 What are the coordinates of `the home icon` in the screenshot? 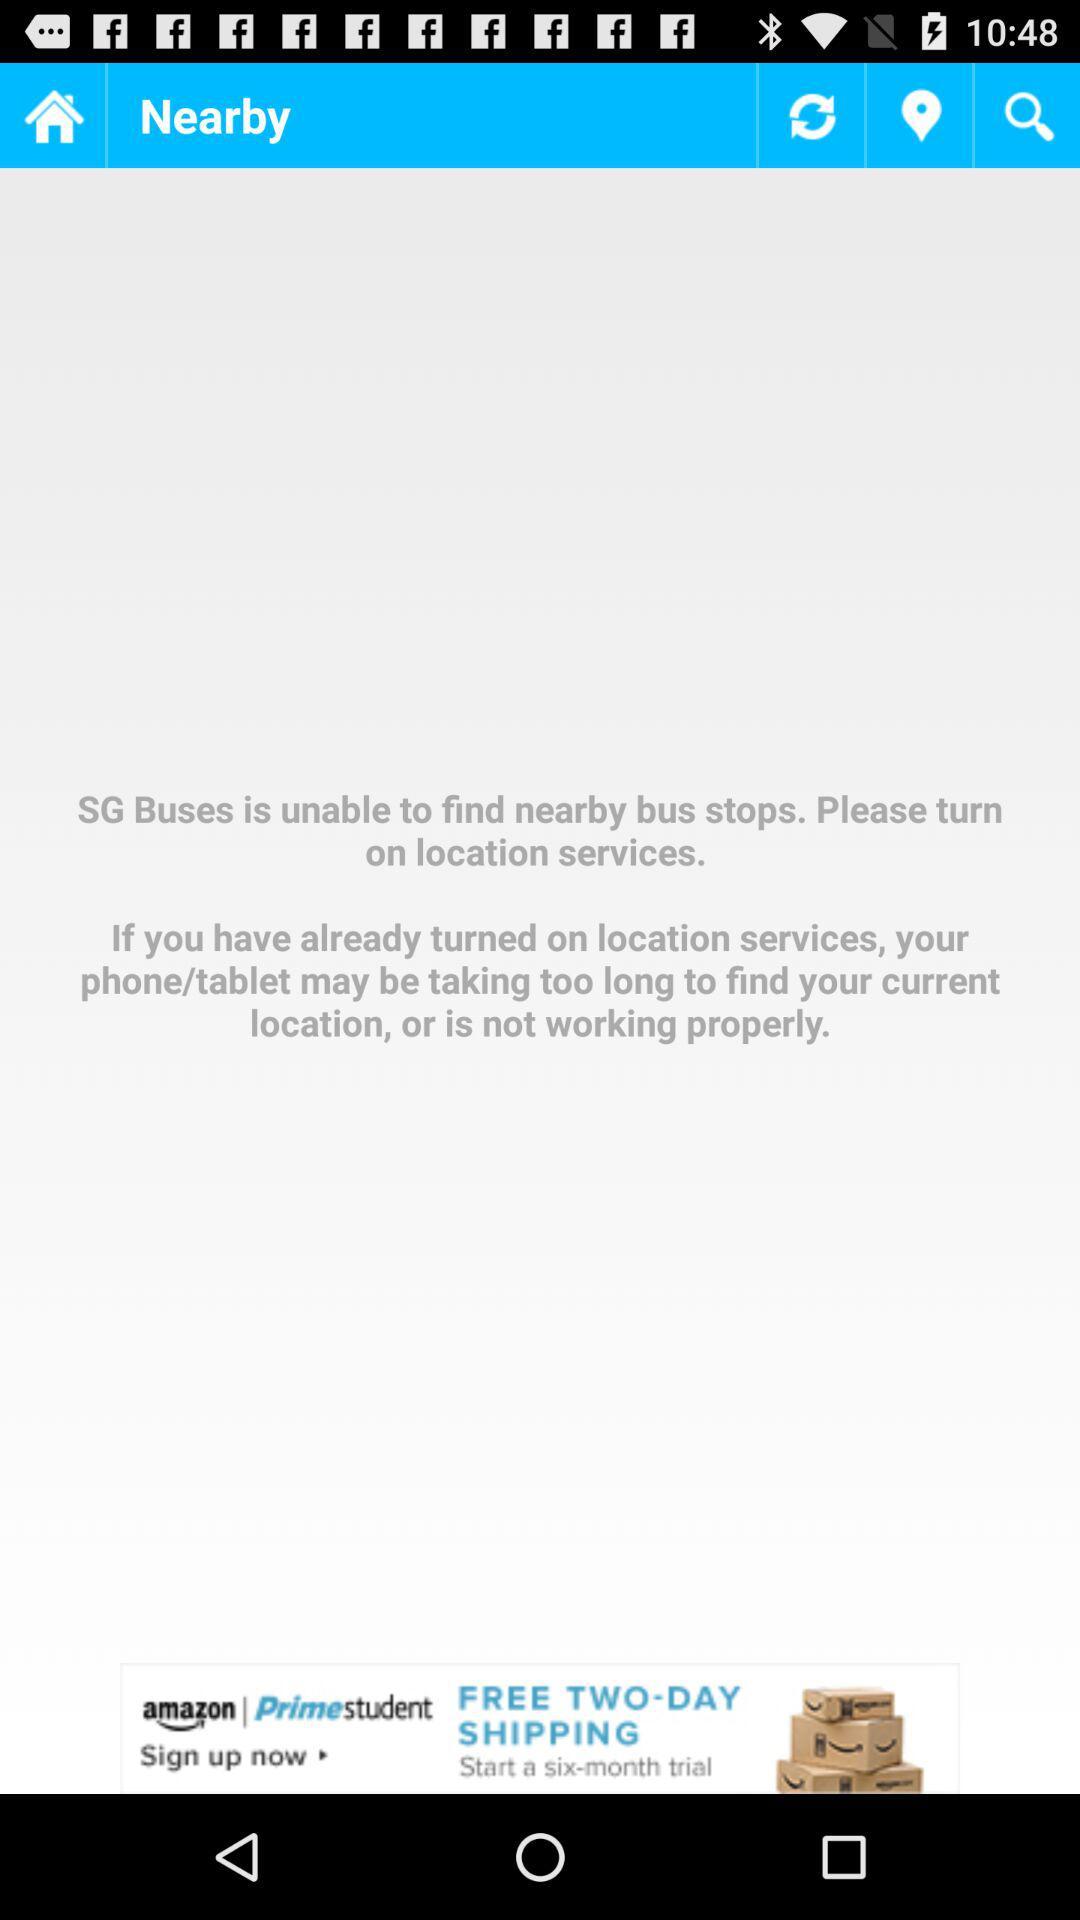 It's located at (51, 122).